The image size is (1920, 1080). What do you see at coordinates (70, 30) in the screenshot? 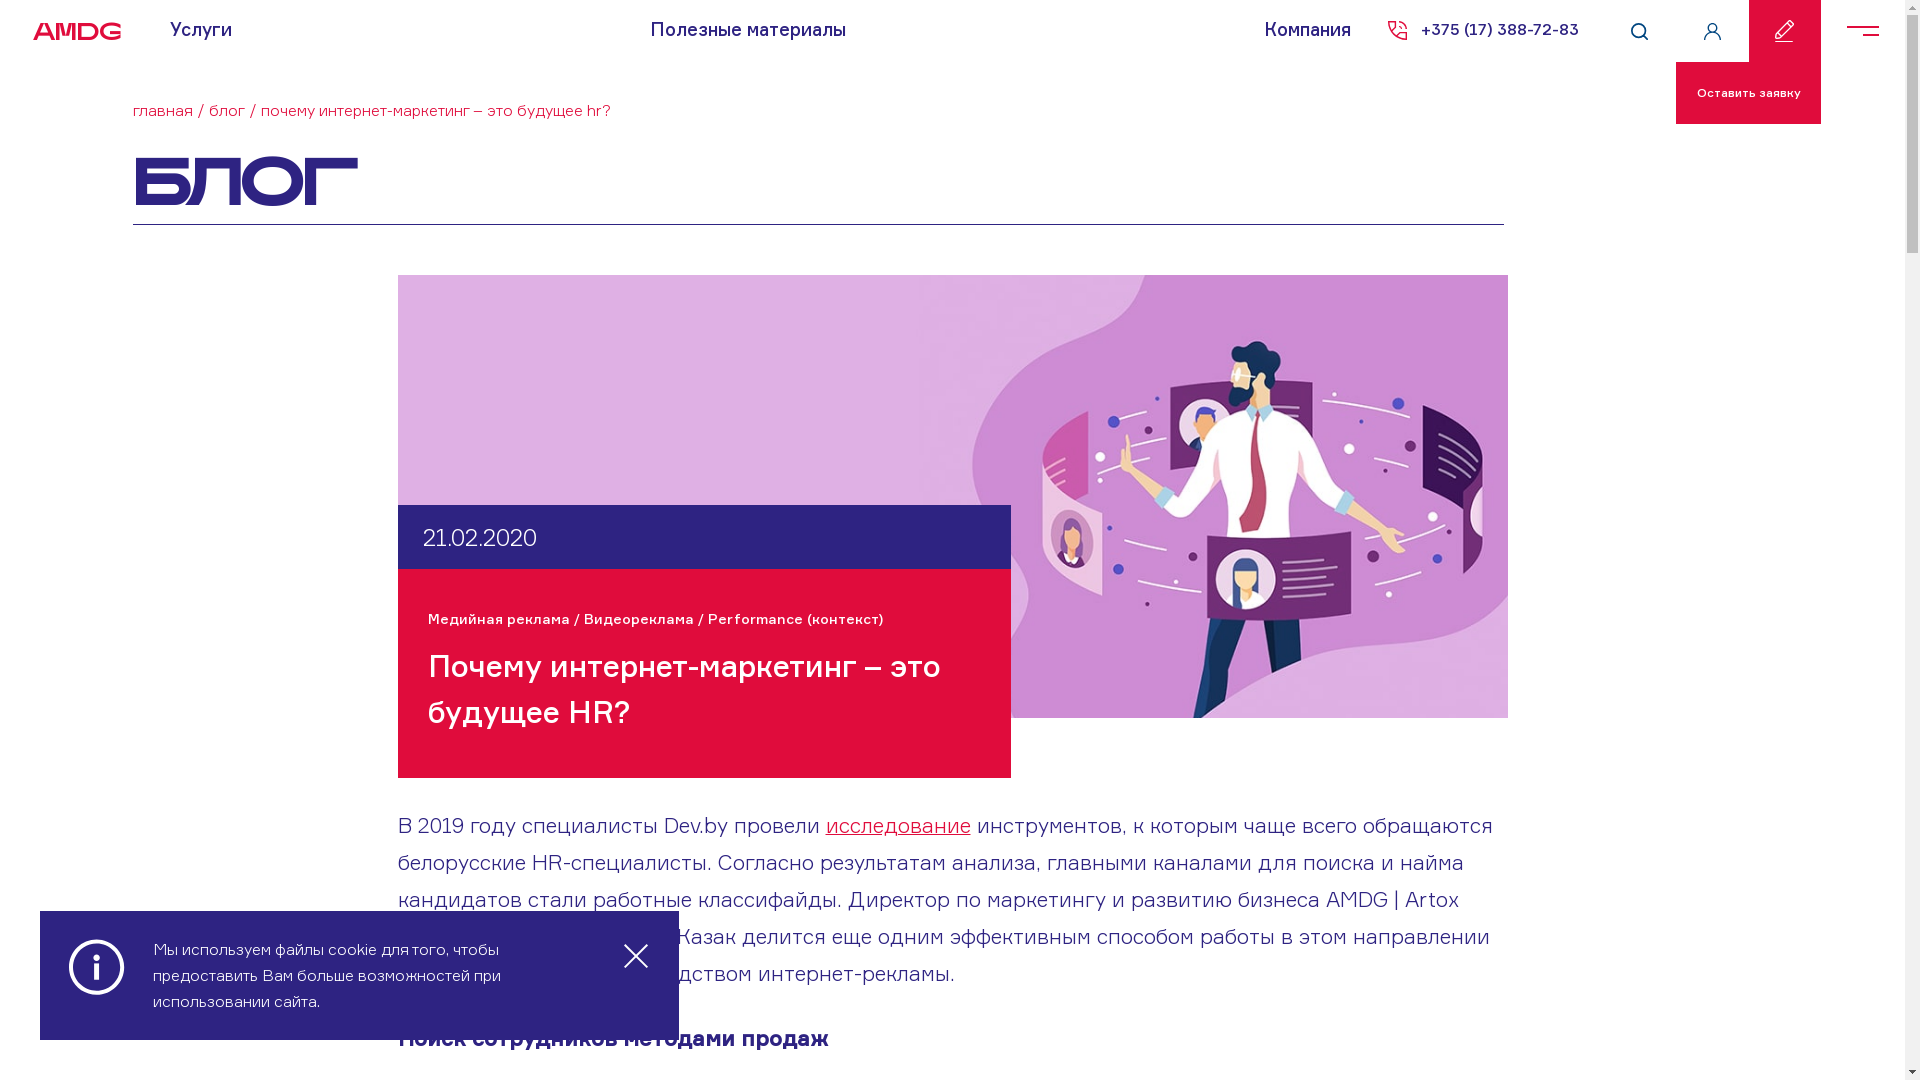
I see `'AMDG'` at bounding box center [70, 30].